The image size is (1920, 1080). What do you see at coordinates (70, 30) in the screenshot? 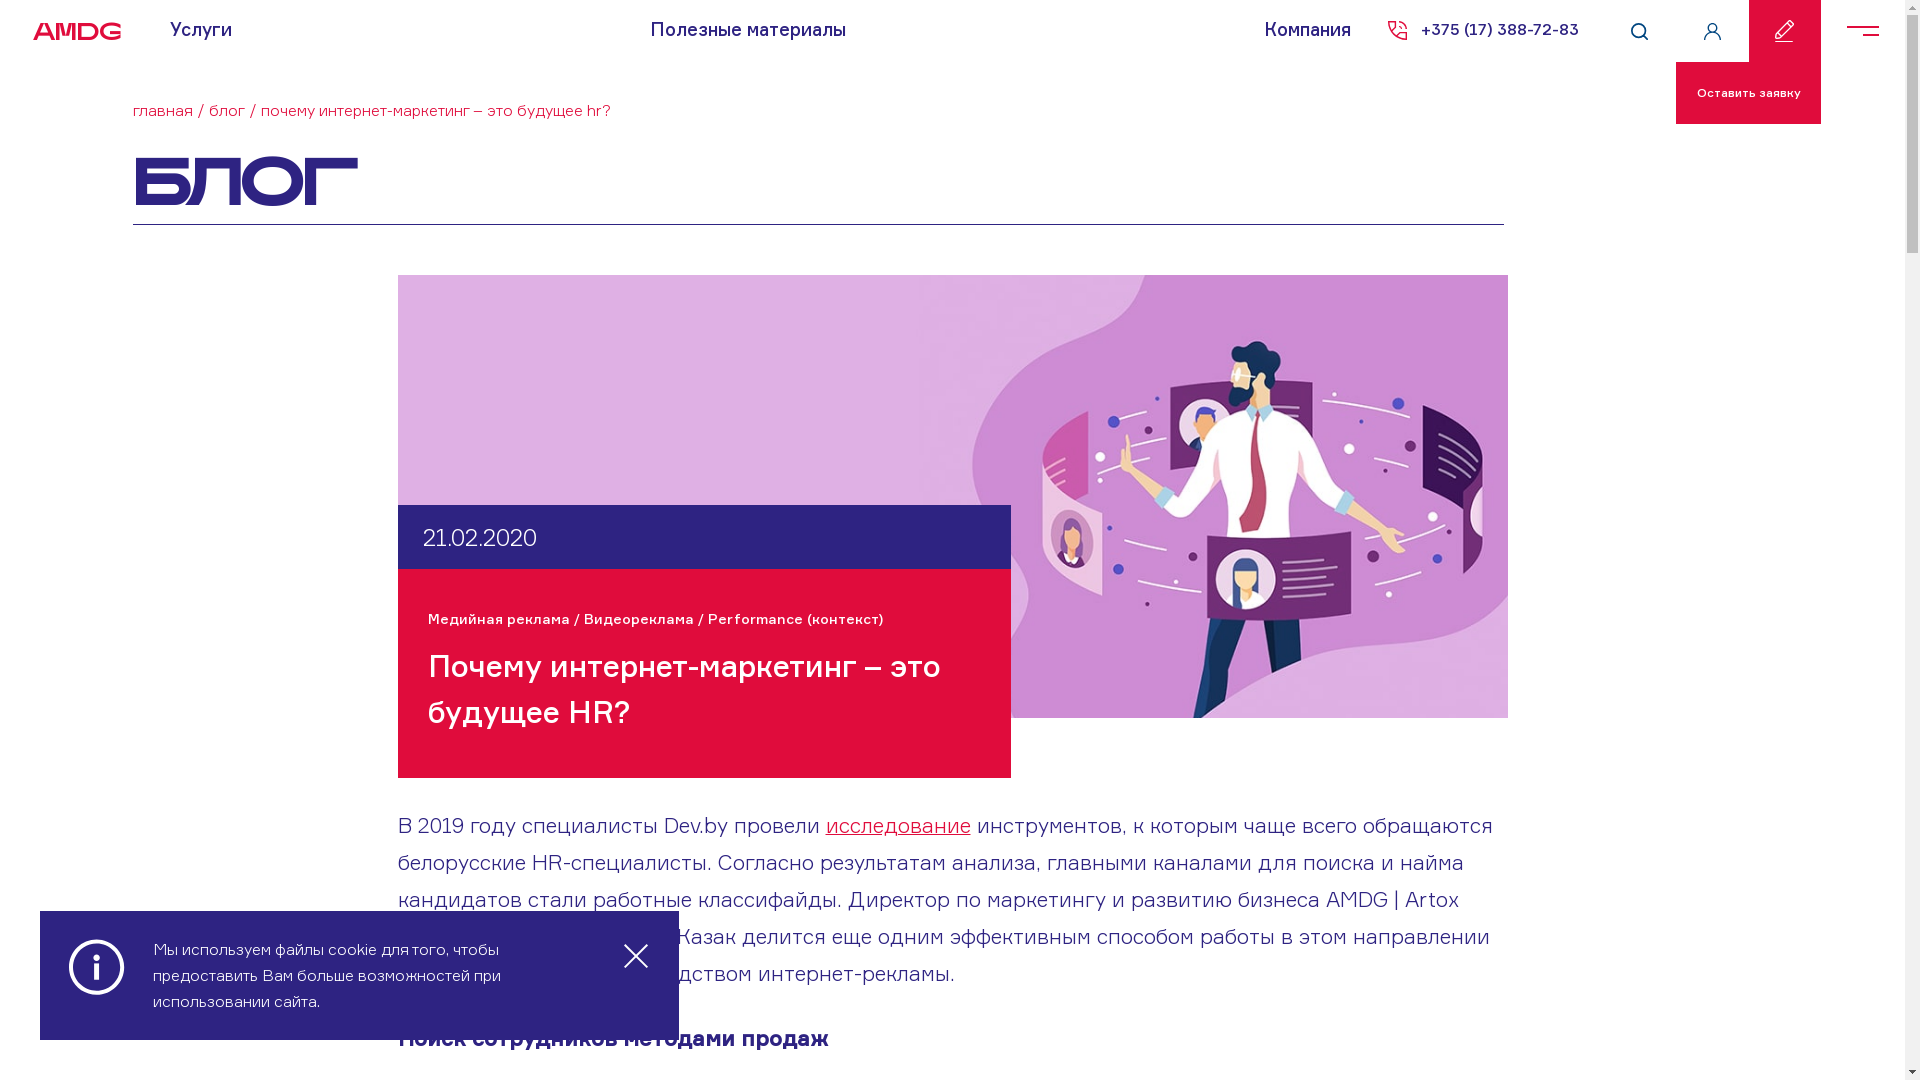
I see `'AMDG'` at bounding box center [70, 30].